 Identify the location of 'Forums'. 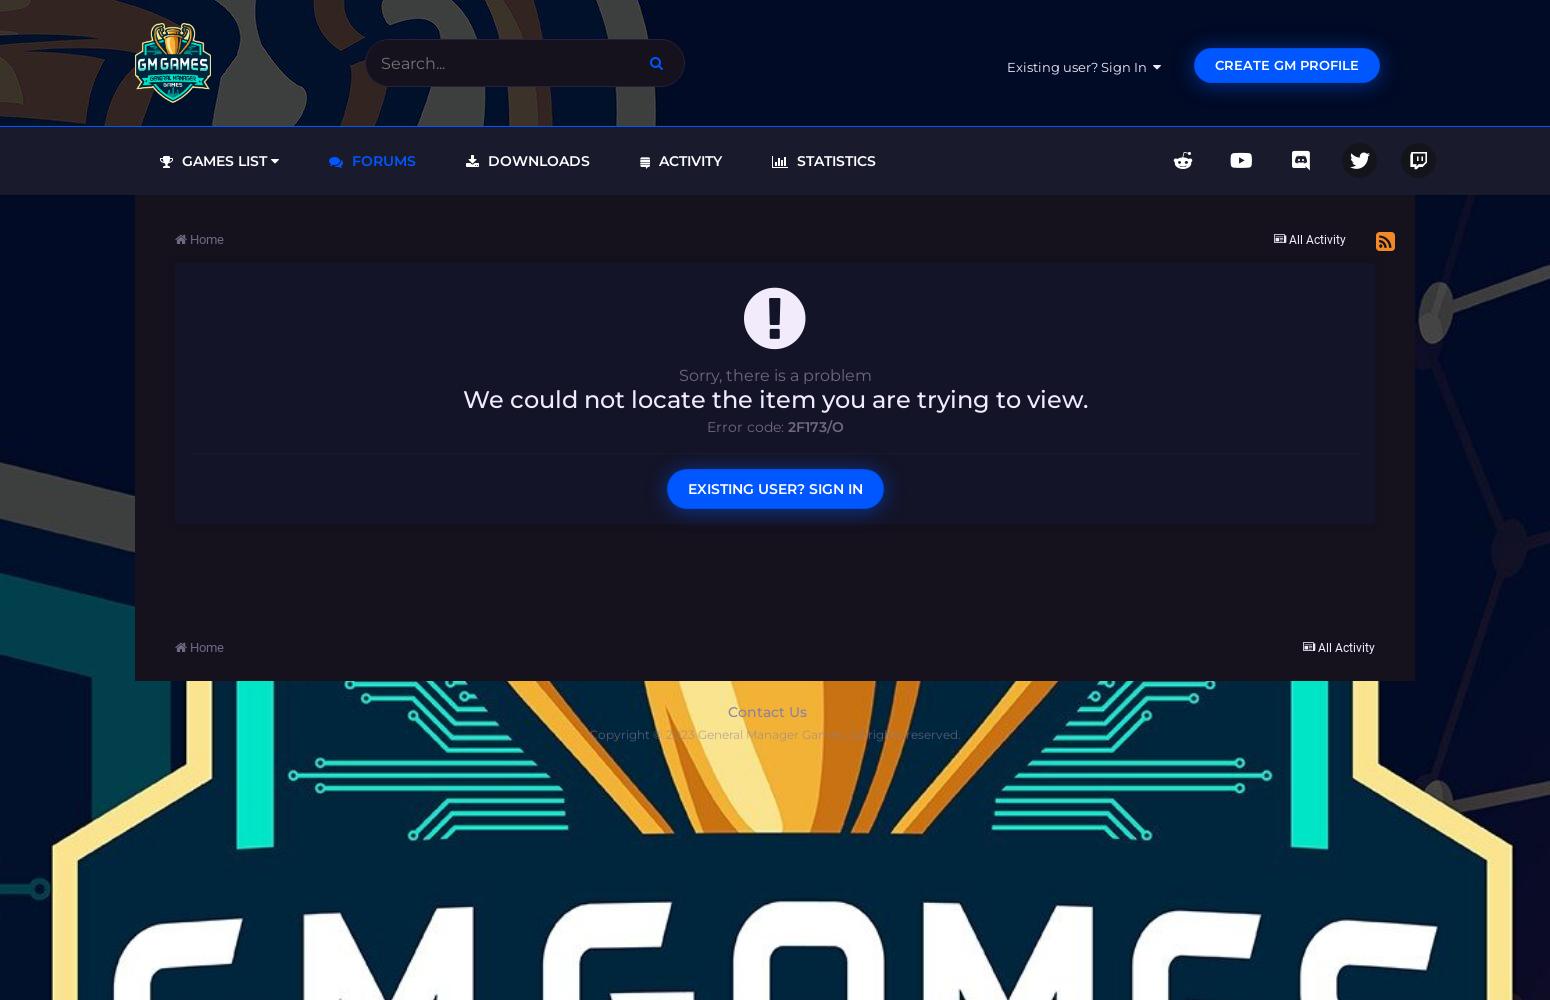
(381, 160).